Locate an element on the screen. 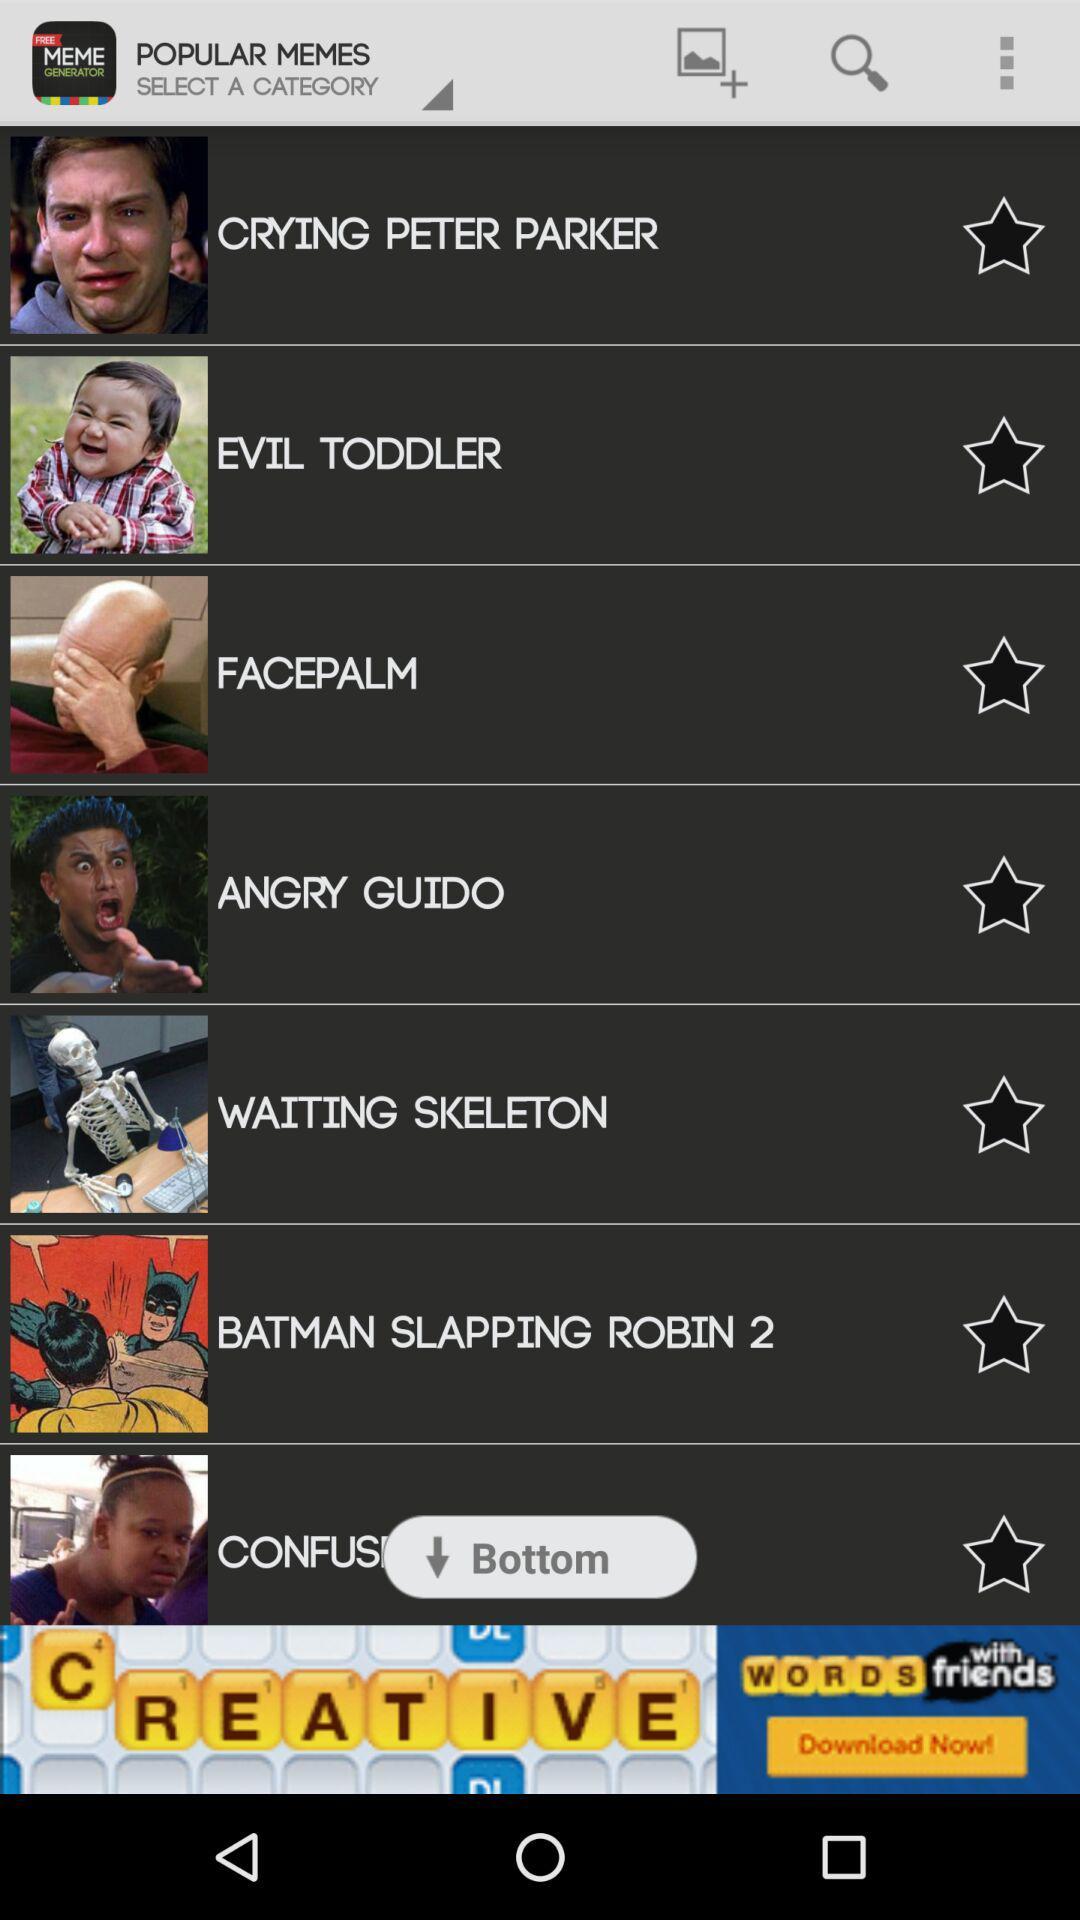  favorite is located at coordinates (1003, 453).